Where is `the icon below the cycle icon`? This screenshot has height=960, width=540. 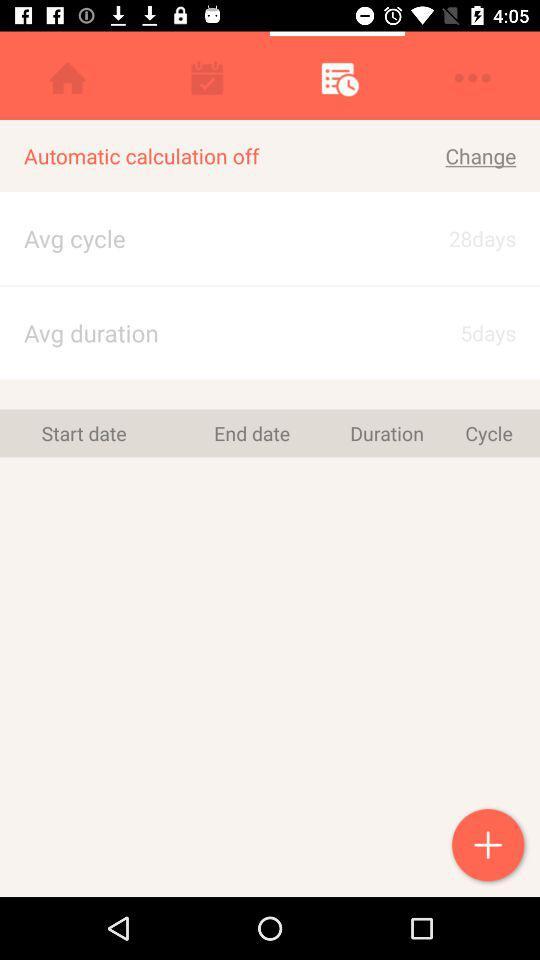
the icon below the cycle icon is located at coordinates (489, 846).